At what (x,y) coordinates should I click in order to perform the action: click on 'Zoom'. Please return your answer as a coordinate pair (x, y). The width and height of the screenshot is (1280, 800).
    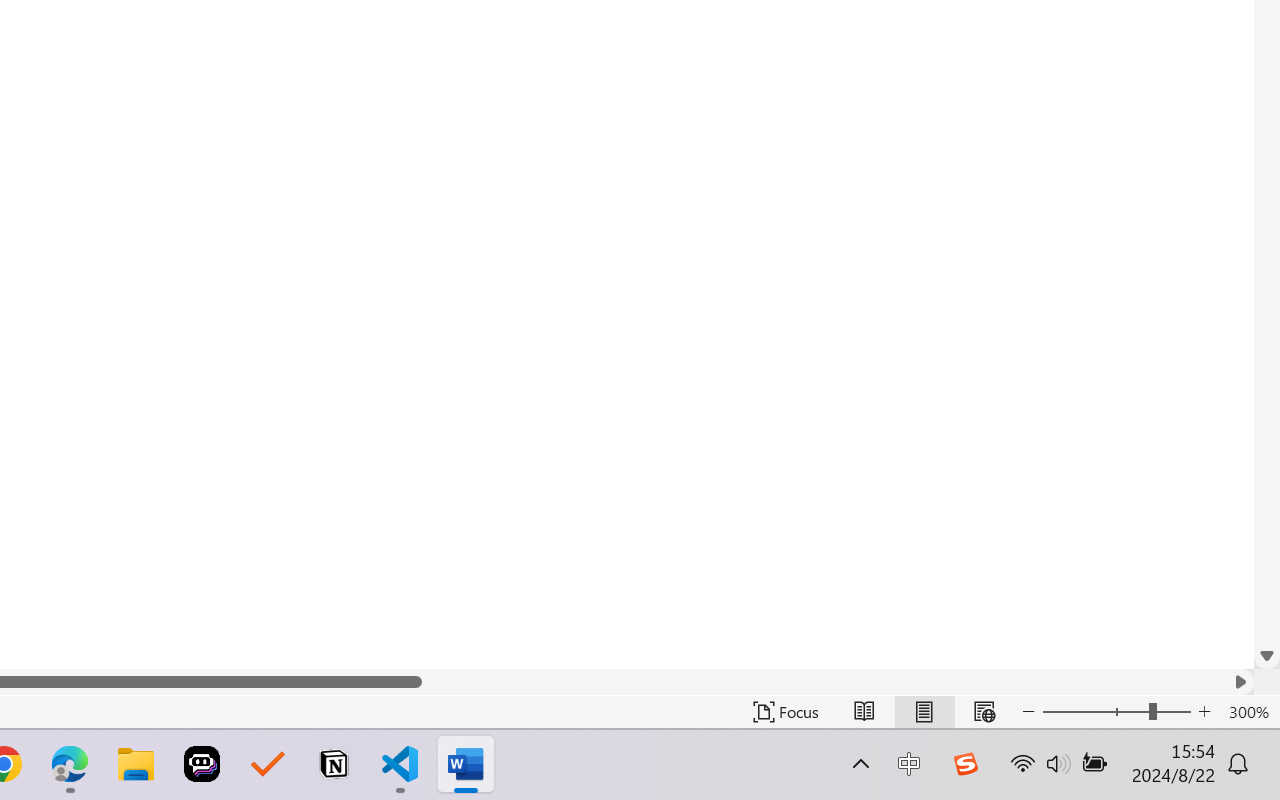
    Looking at the image, I should click on (1115, 711).